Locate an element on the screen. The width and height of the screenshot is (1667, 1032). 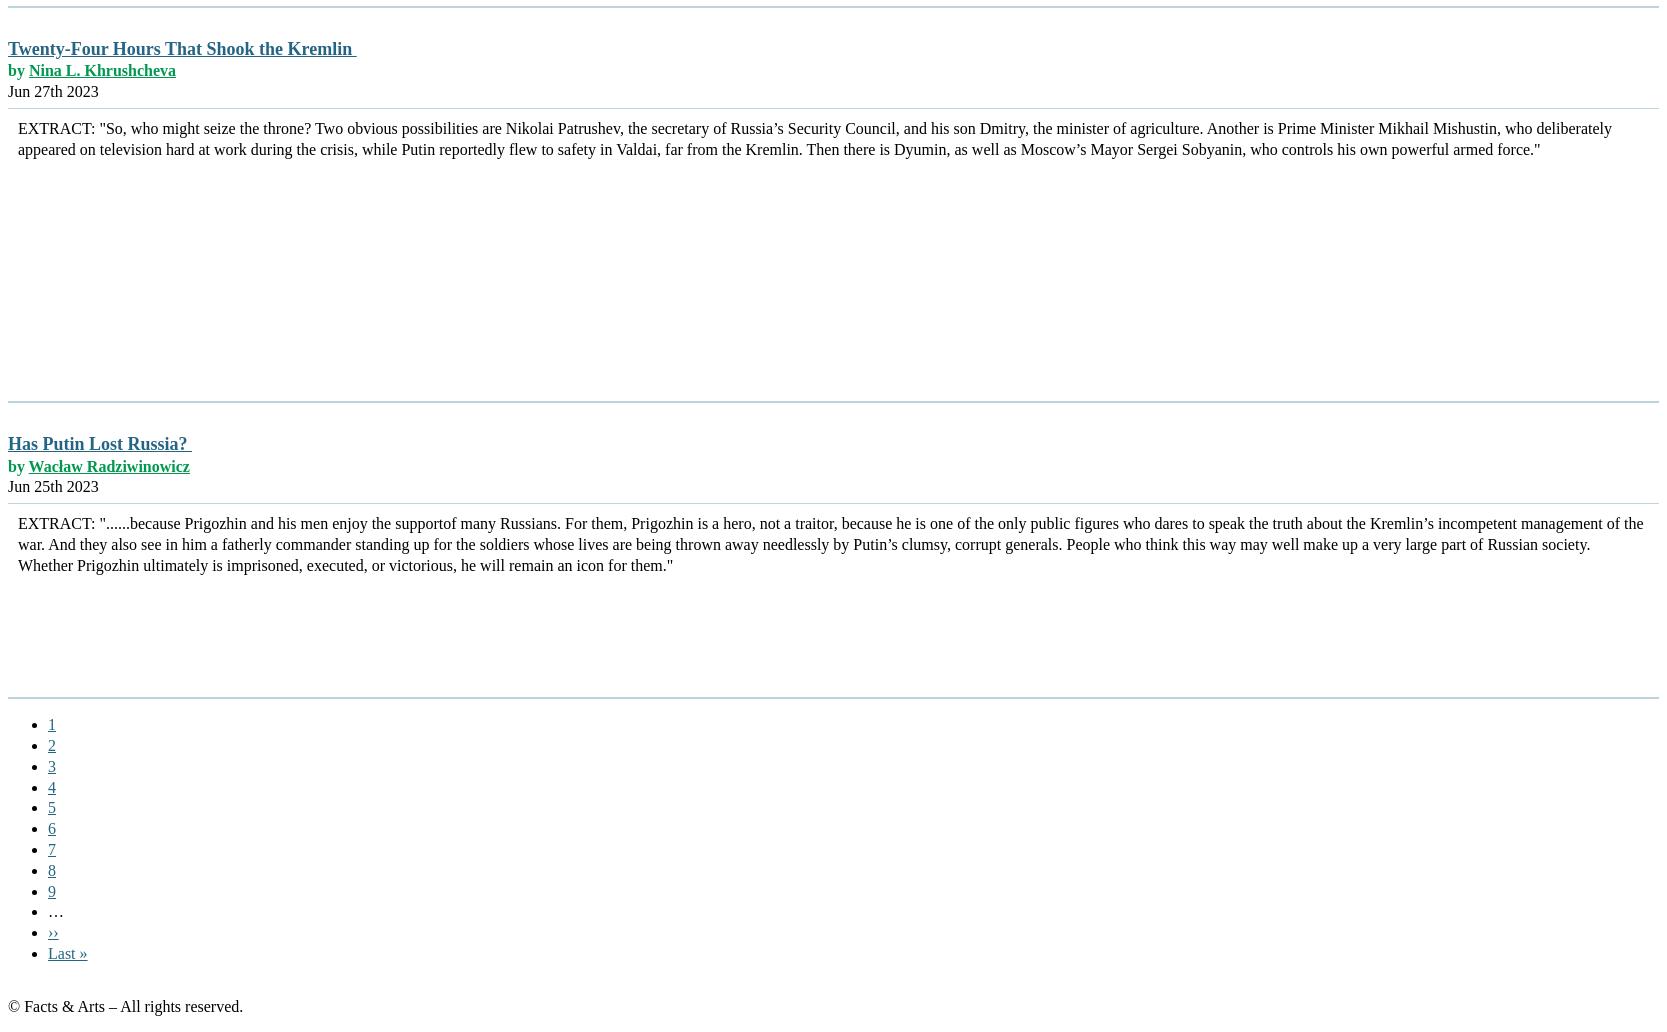
'Has Putin Lost Russia?' is located at coordinates (8, 442).